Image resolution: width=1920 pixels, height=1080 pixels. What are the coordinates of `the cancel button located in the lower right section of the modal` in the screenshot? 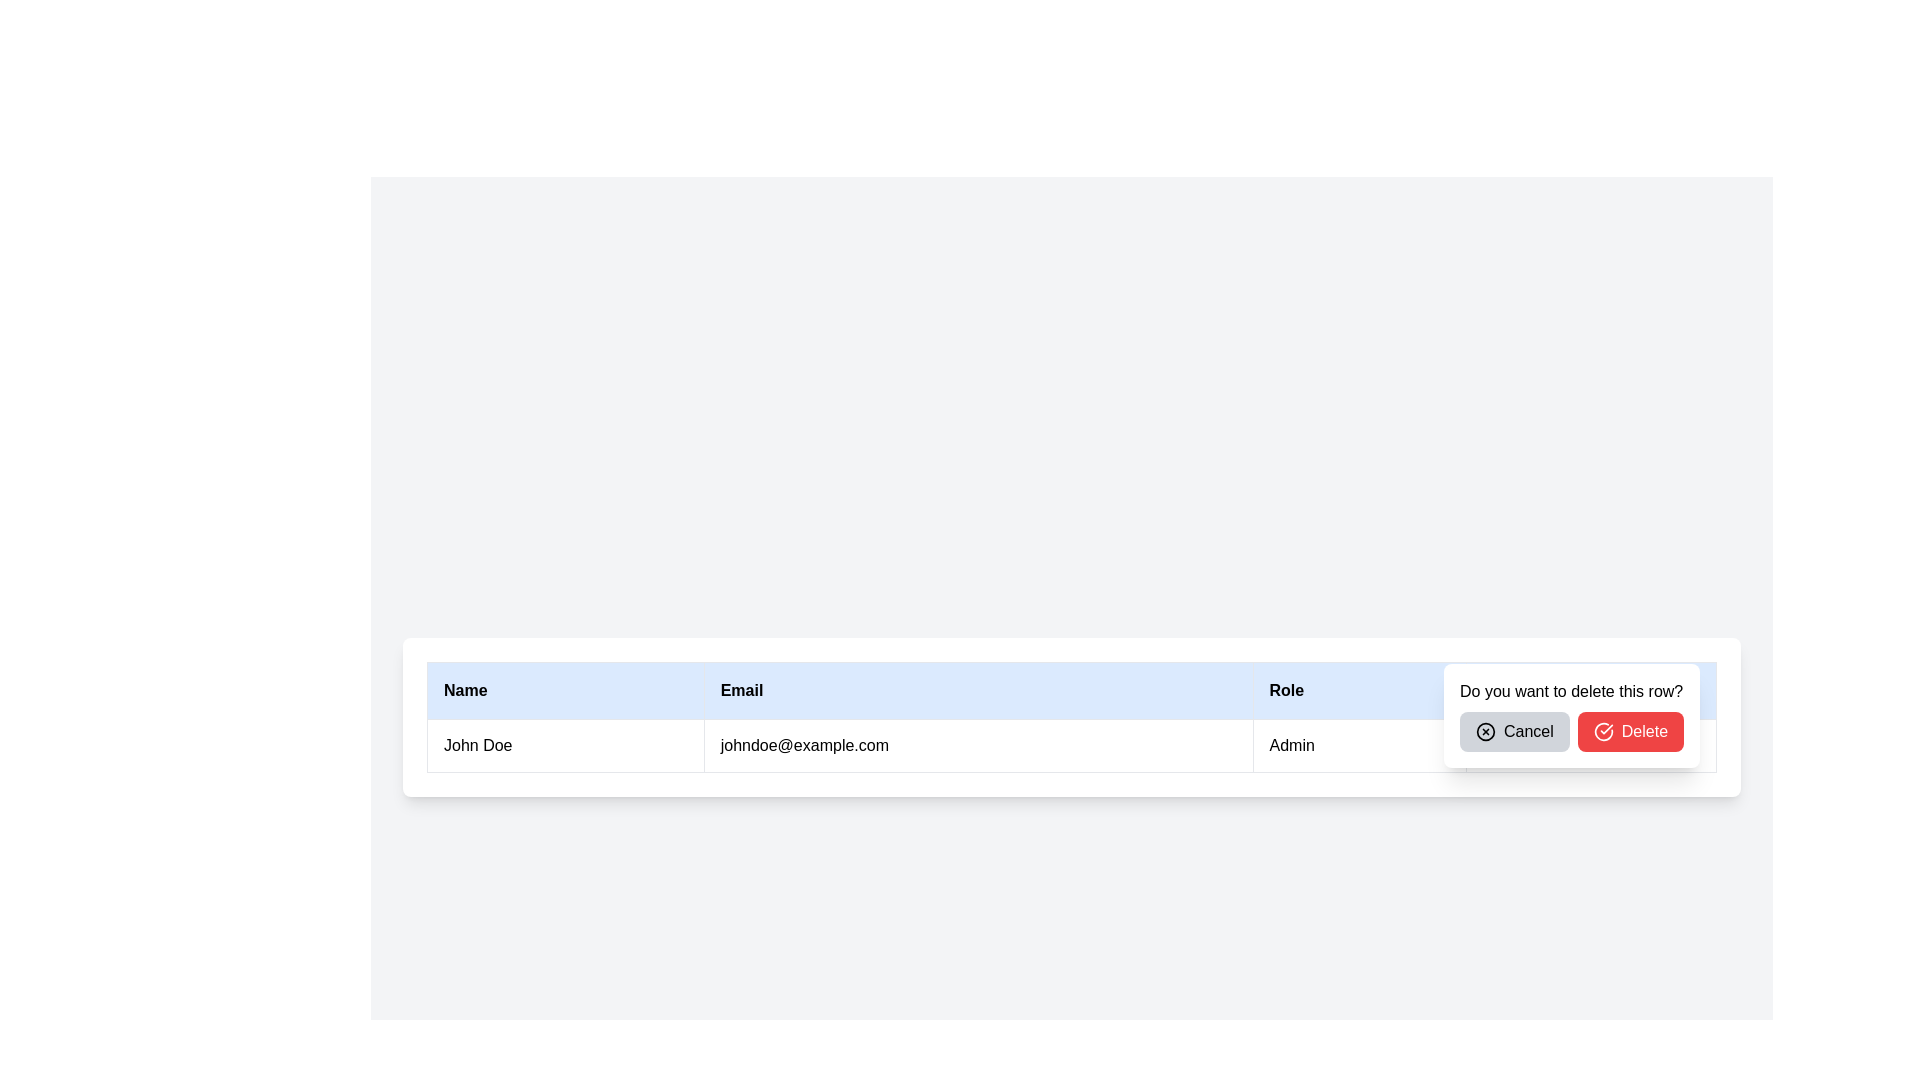 It's located at (1514, 731).